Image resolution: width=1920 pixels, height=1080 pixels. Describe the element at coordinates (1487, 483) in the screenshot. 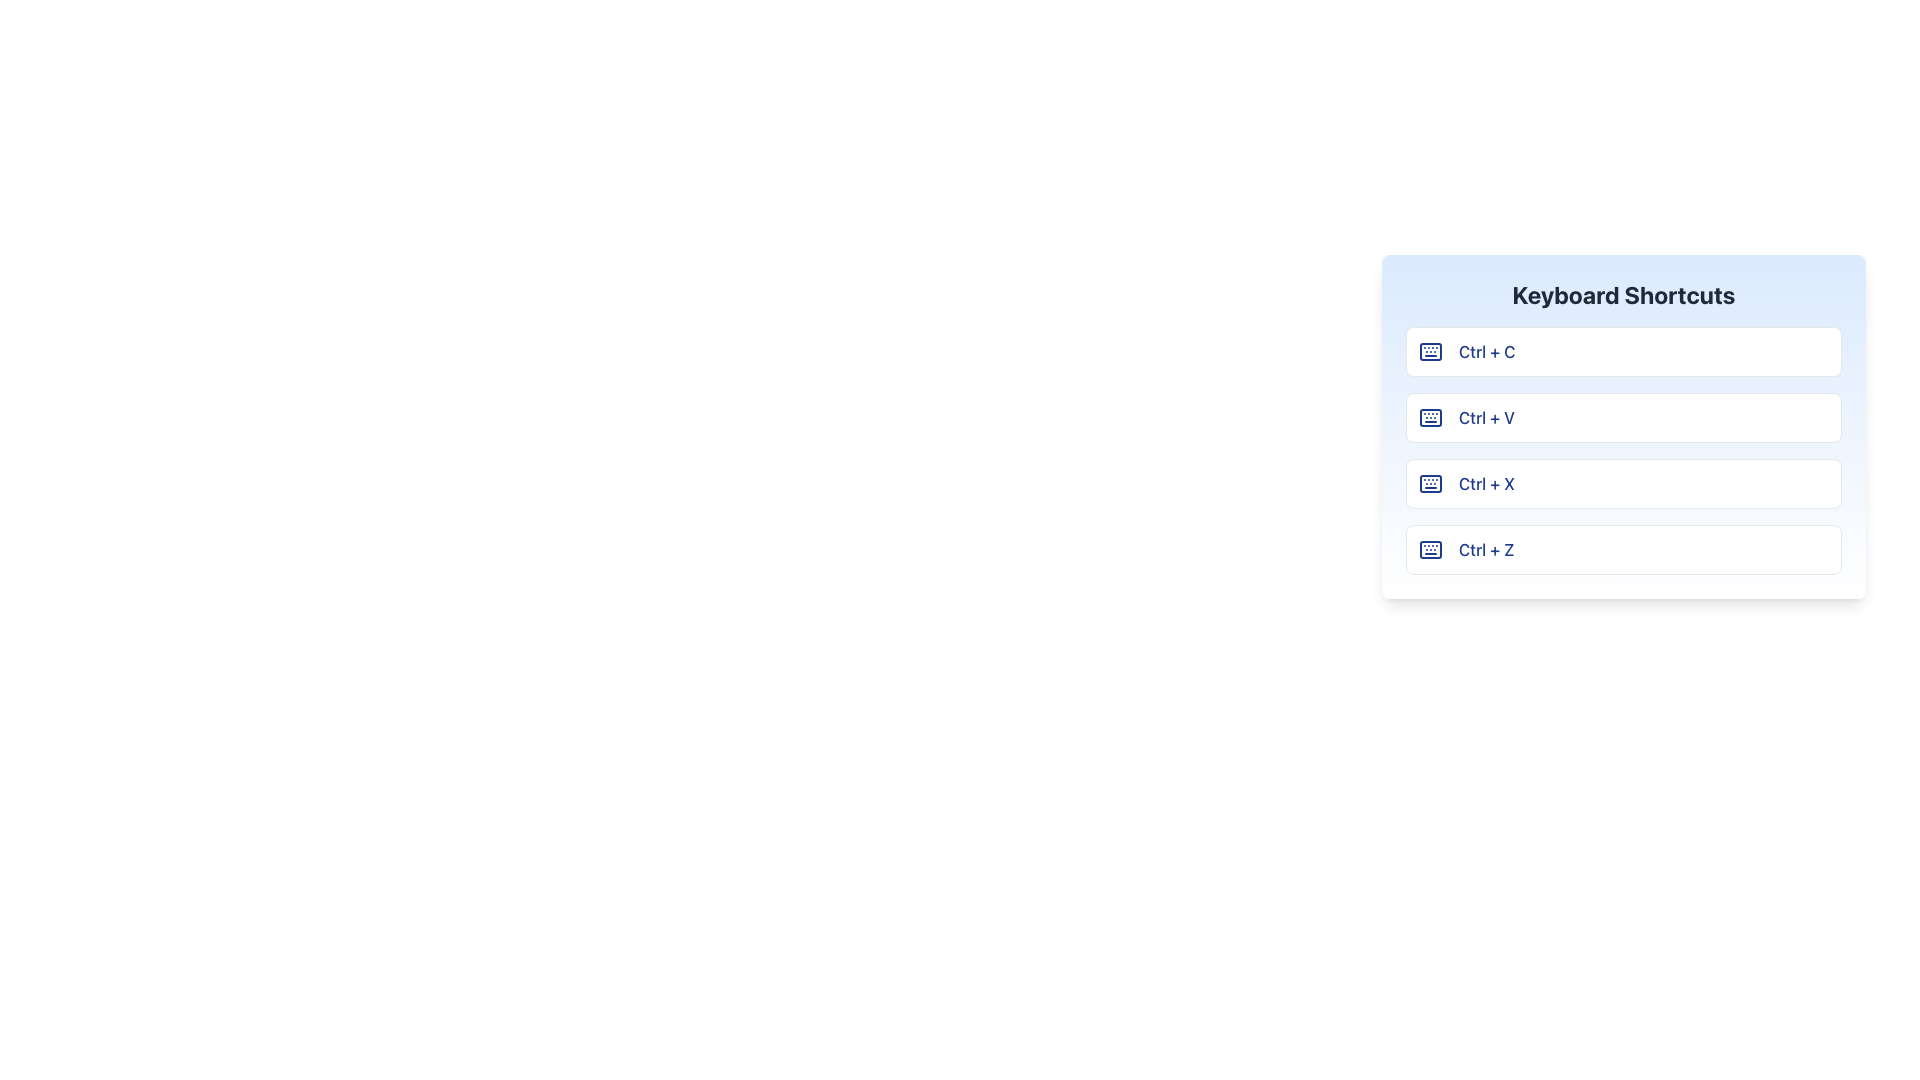

I see `the text label displaying 'Ctrl + X', which is in blue on a white background and is the third item in a vertical list of similar labels` at that location.